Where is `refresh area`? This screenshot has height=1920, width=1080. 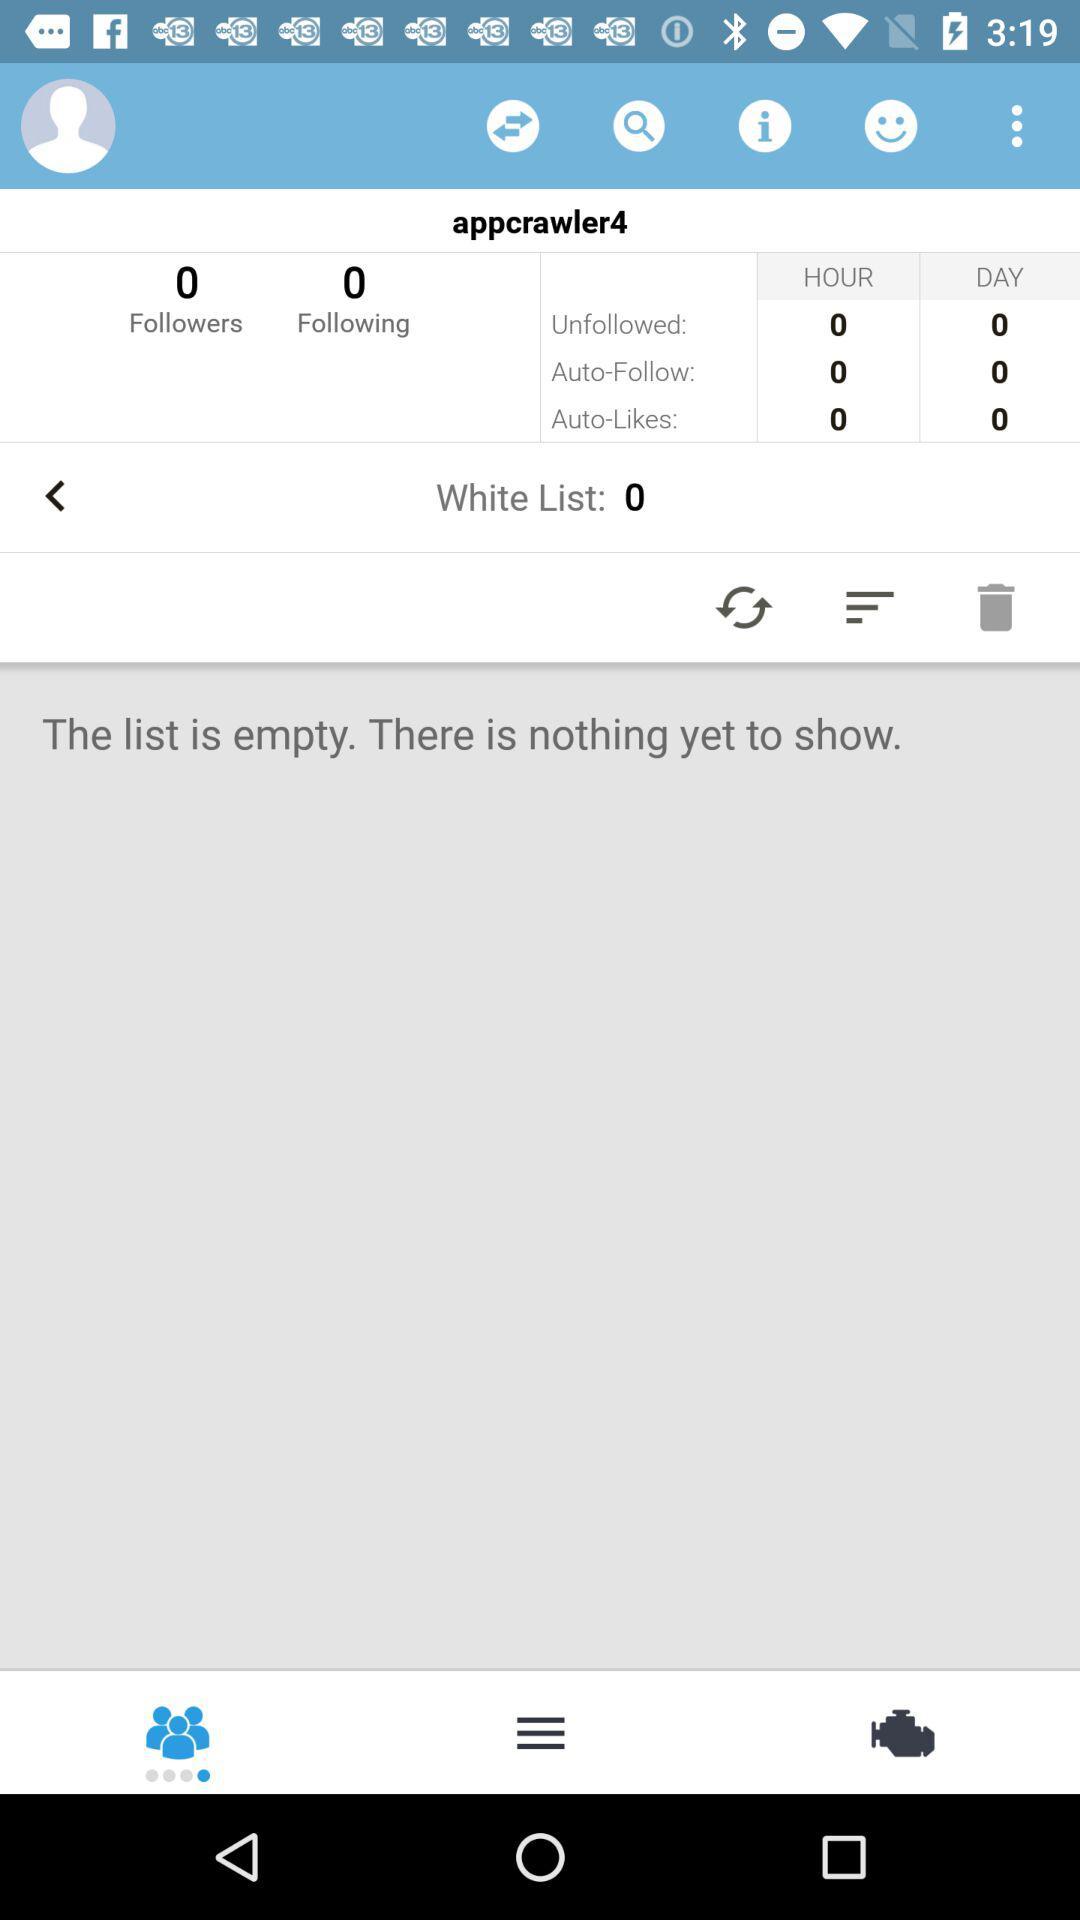 refresh area is located at coordinates (512, 124).